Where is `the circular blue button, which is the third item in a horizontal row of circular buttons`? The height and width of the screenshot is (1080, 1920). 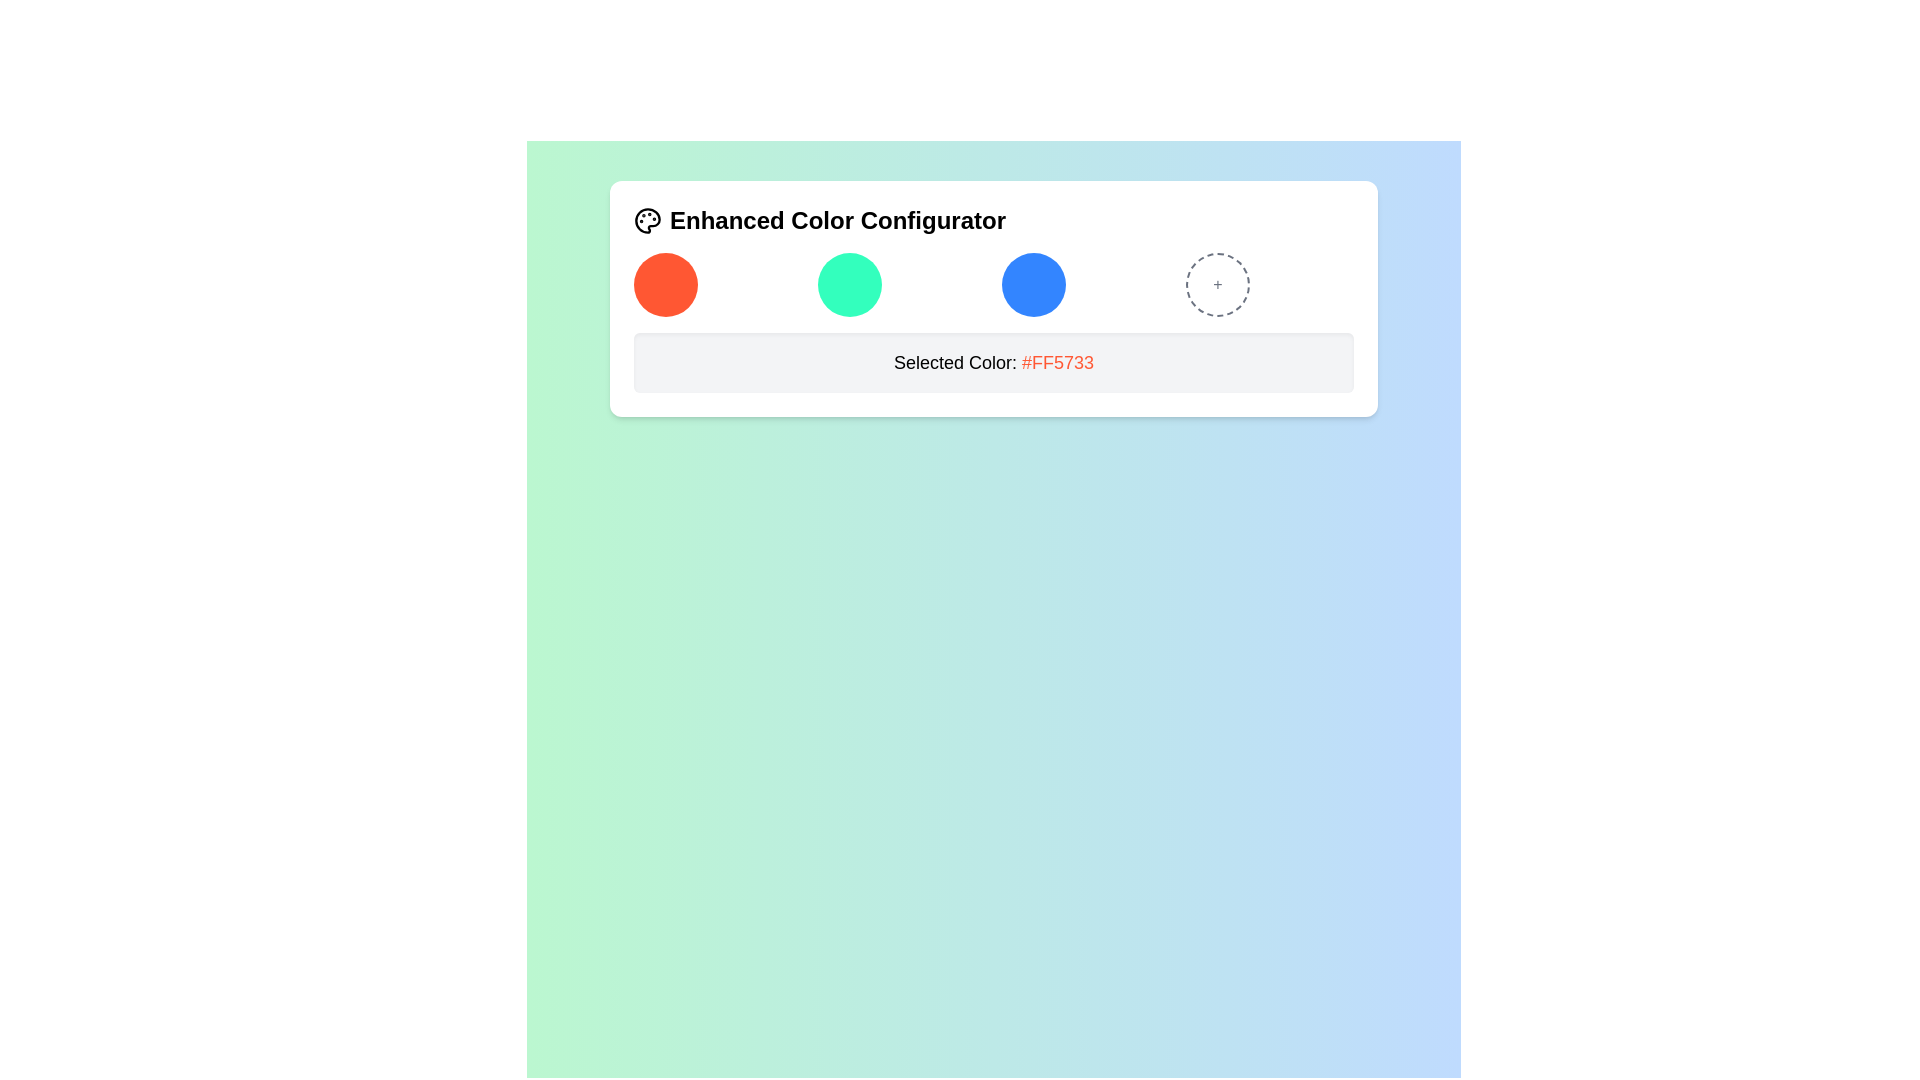
the circular blue button, which is the third item in a horizontal row of circular buttons is located at coordinates (1033, 285).